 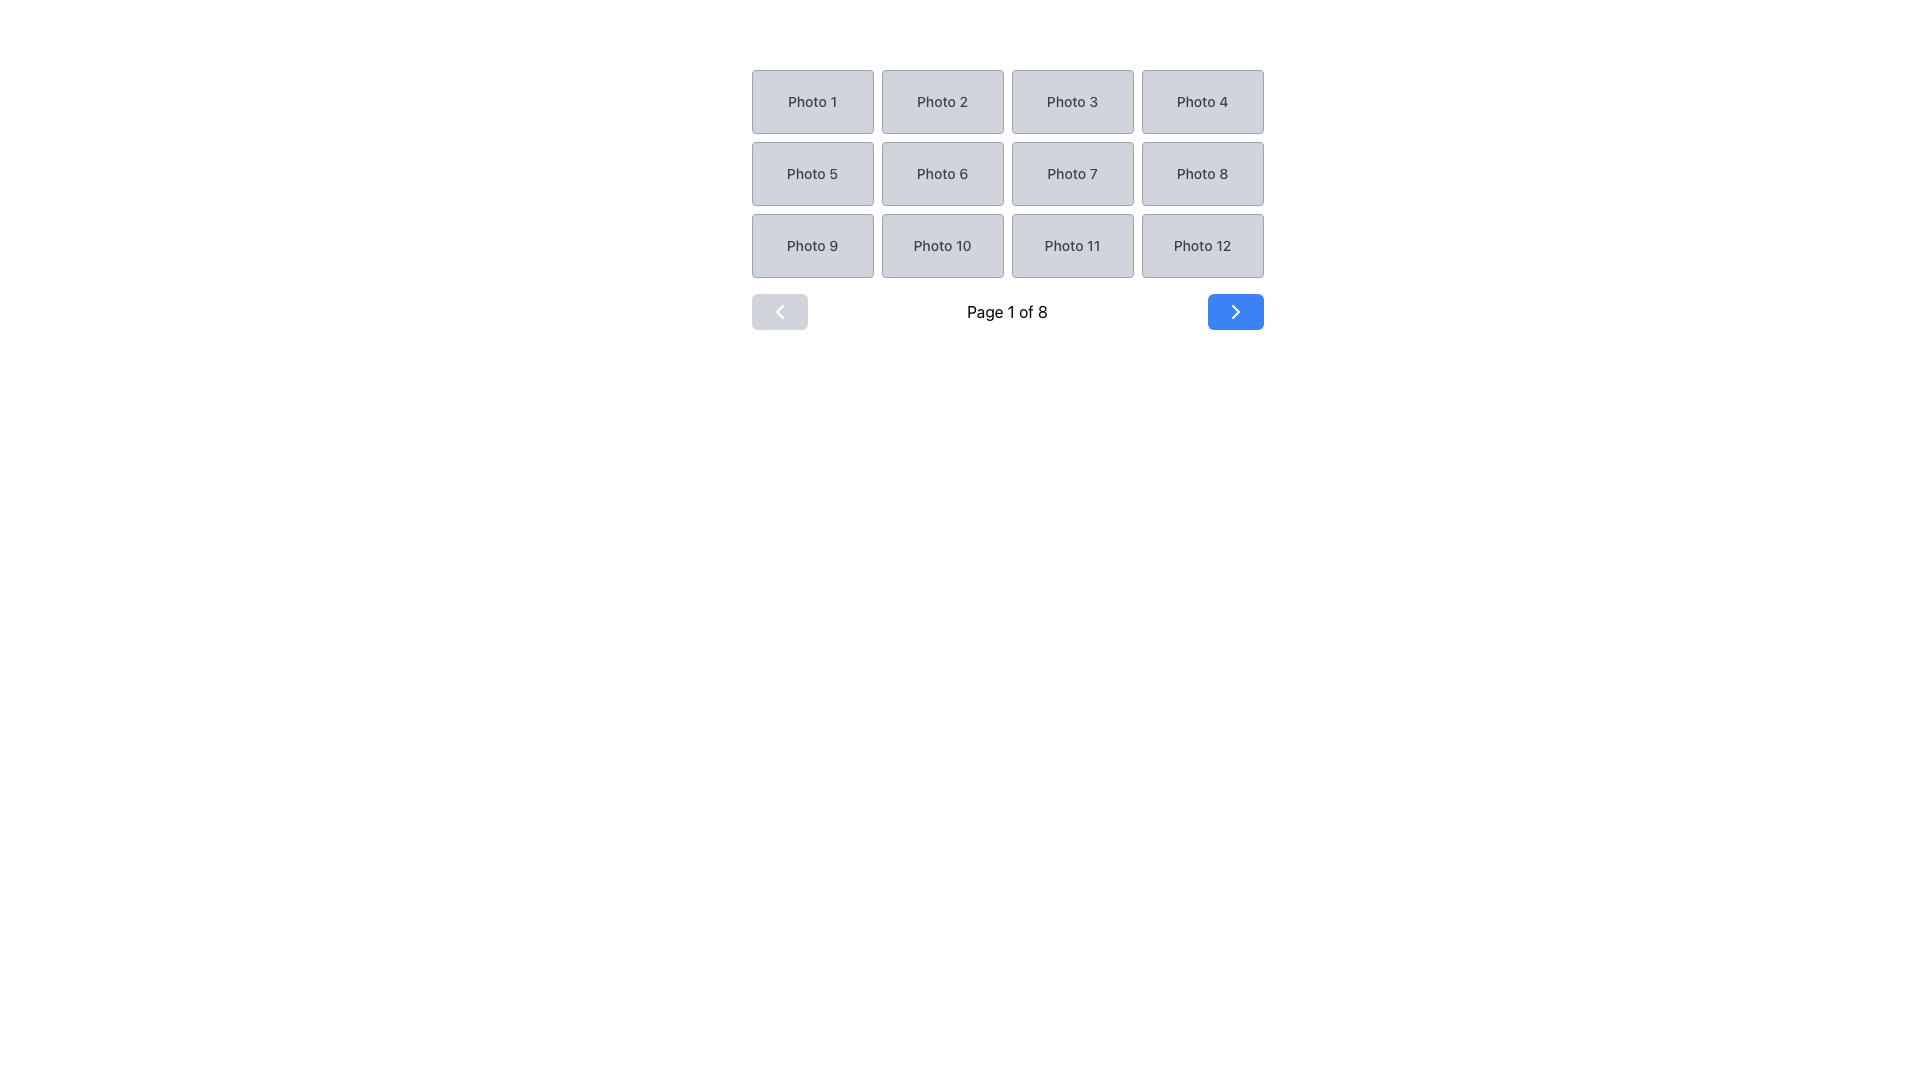 What do you see at coordinates (812, 172) in the screenshot?
I see `the photo selection button located in the first column of the second row, positioned between 'Photo 4' and 'Photo 6'` at bounding box center [812, 172].